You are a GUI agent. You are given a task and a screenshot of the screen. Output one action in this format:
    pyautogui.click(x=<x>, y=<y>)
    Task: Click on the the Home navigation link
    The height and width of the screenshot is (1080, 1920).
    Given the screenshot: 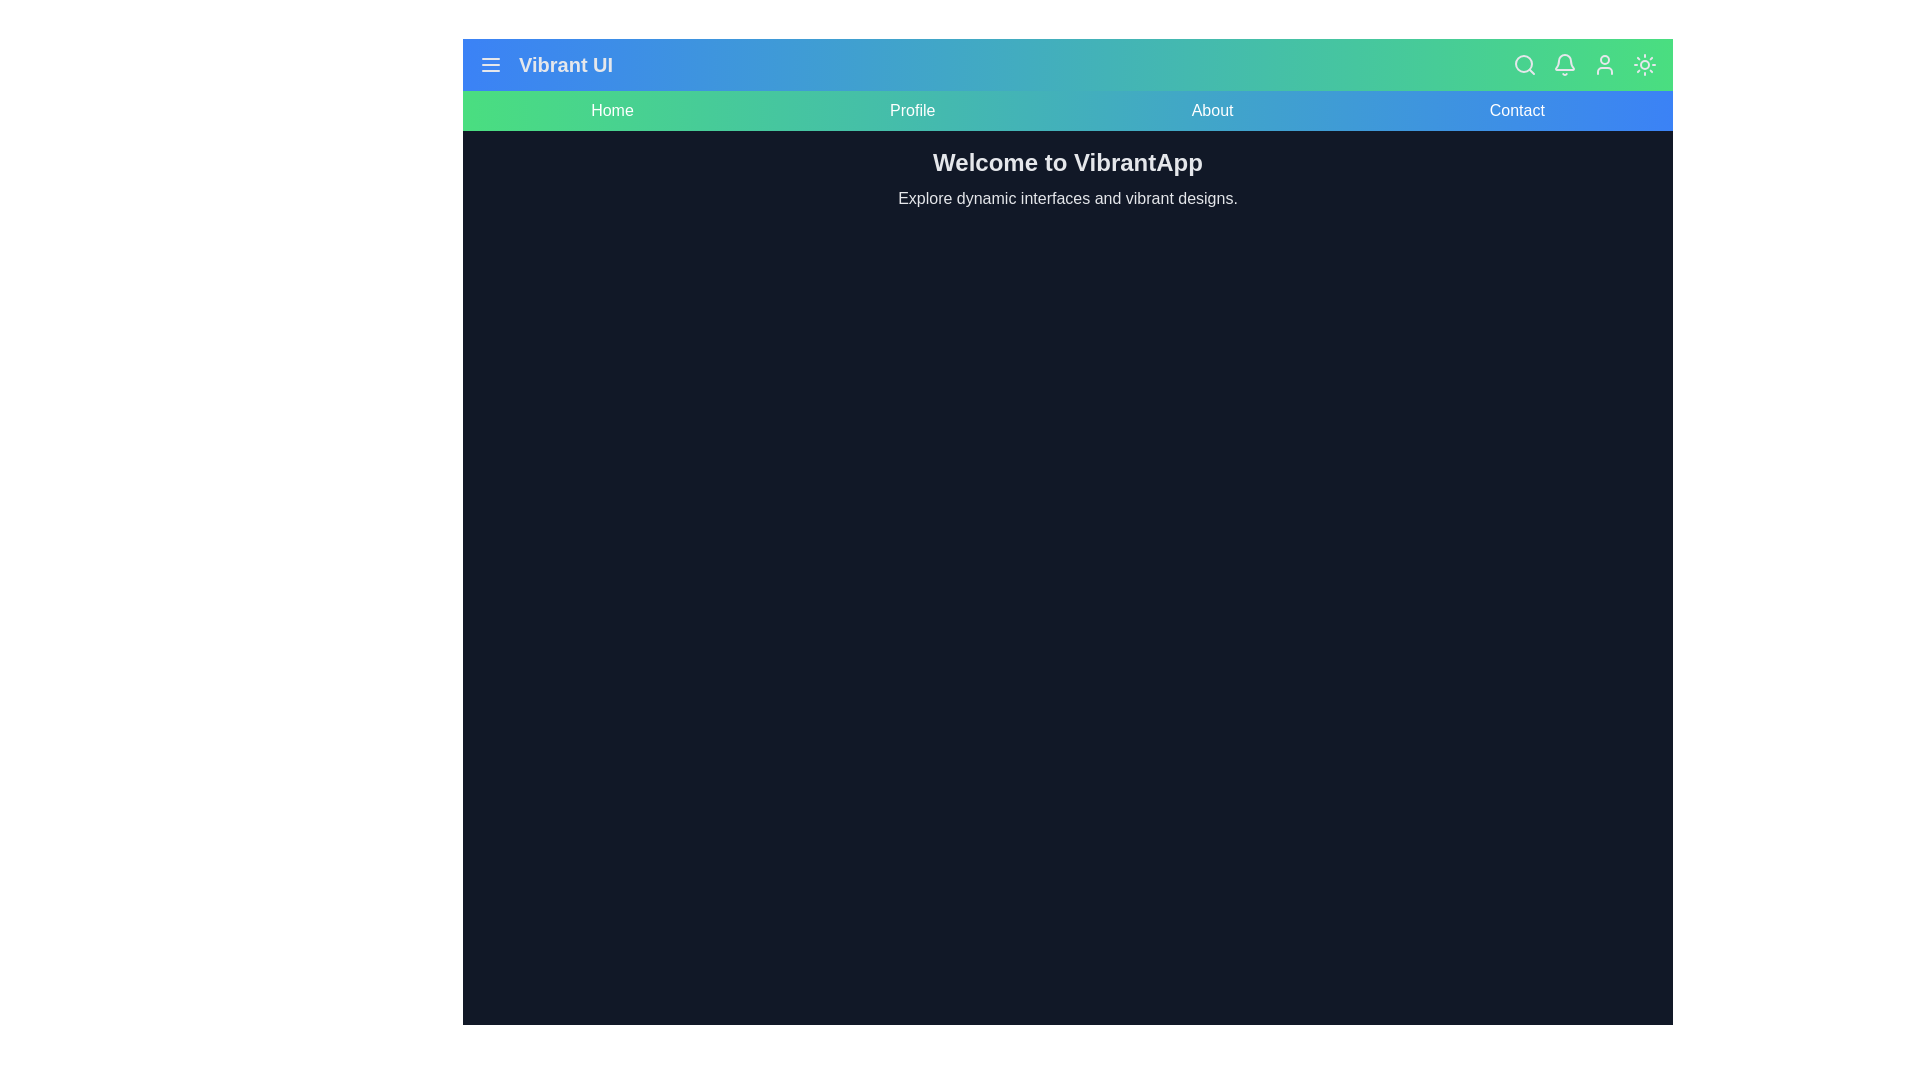 What is the action you would take?
    pyautogui.click(x=610, y=111)
    